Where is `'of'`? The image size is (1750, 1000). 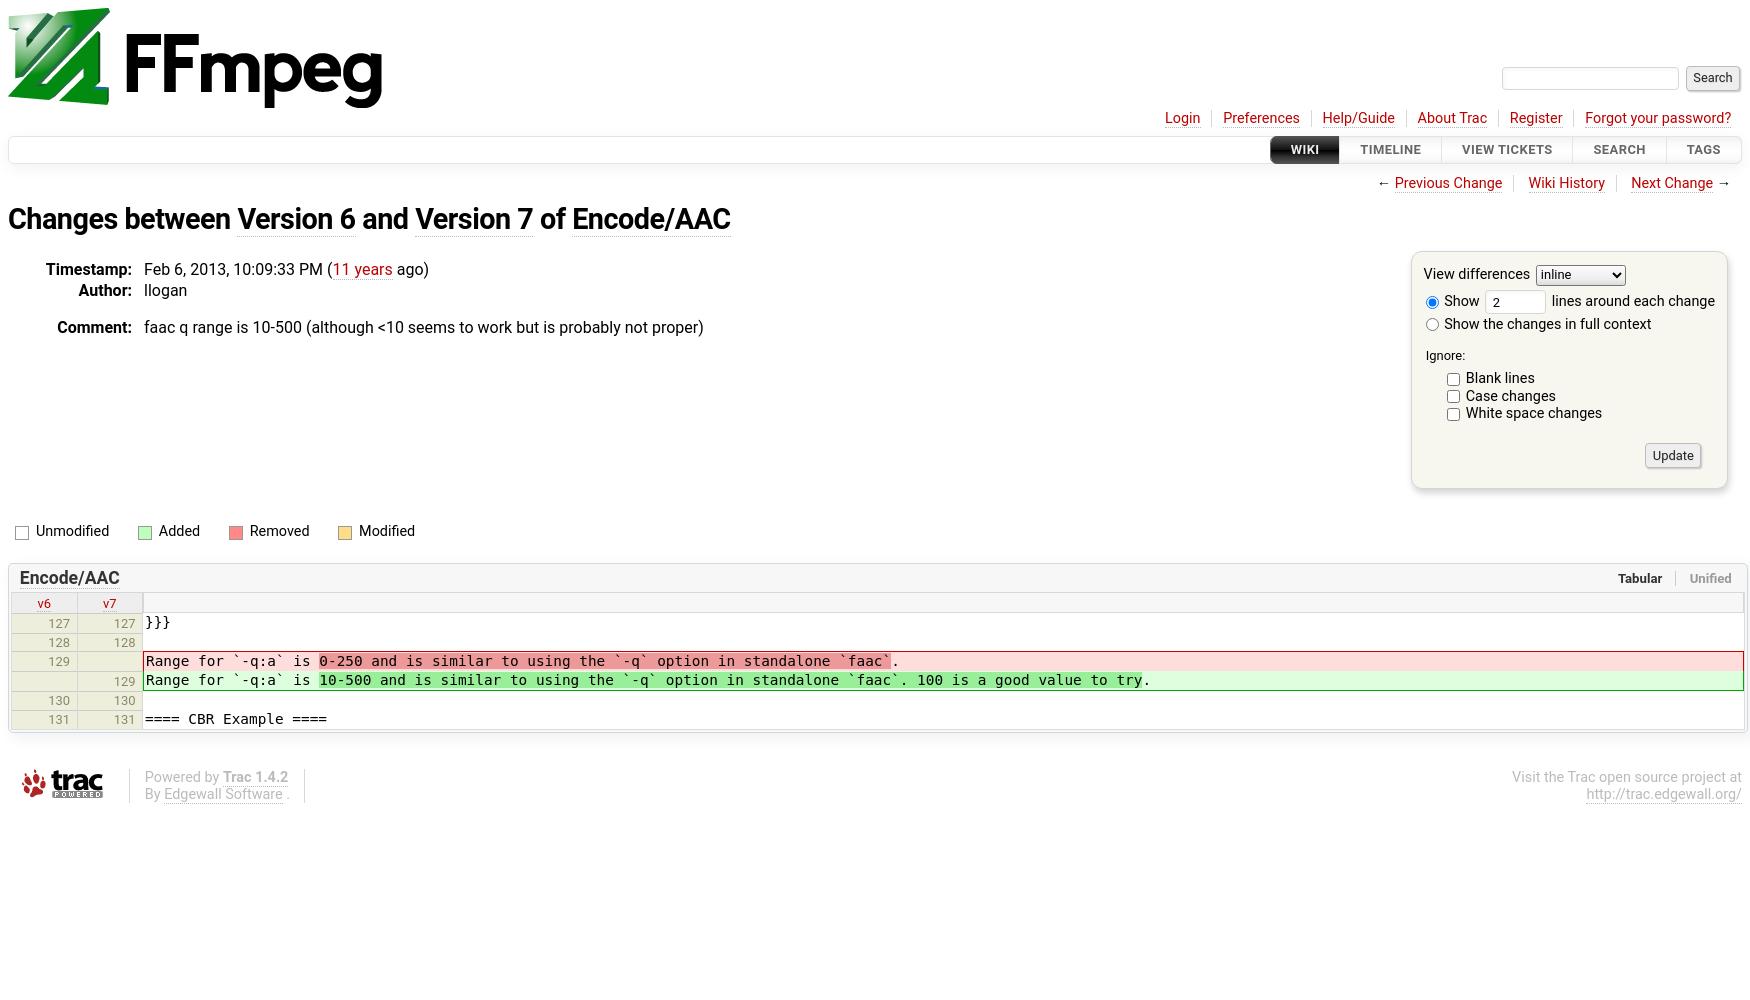 'of' is located at coordinates (532, 218).